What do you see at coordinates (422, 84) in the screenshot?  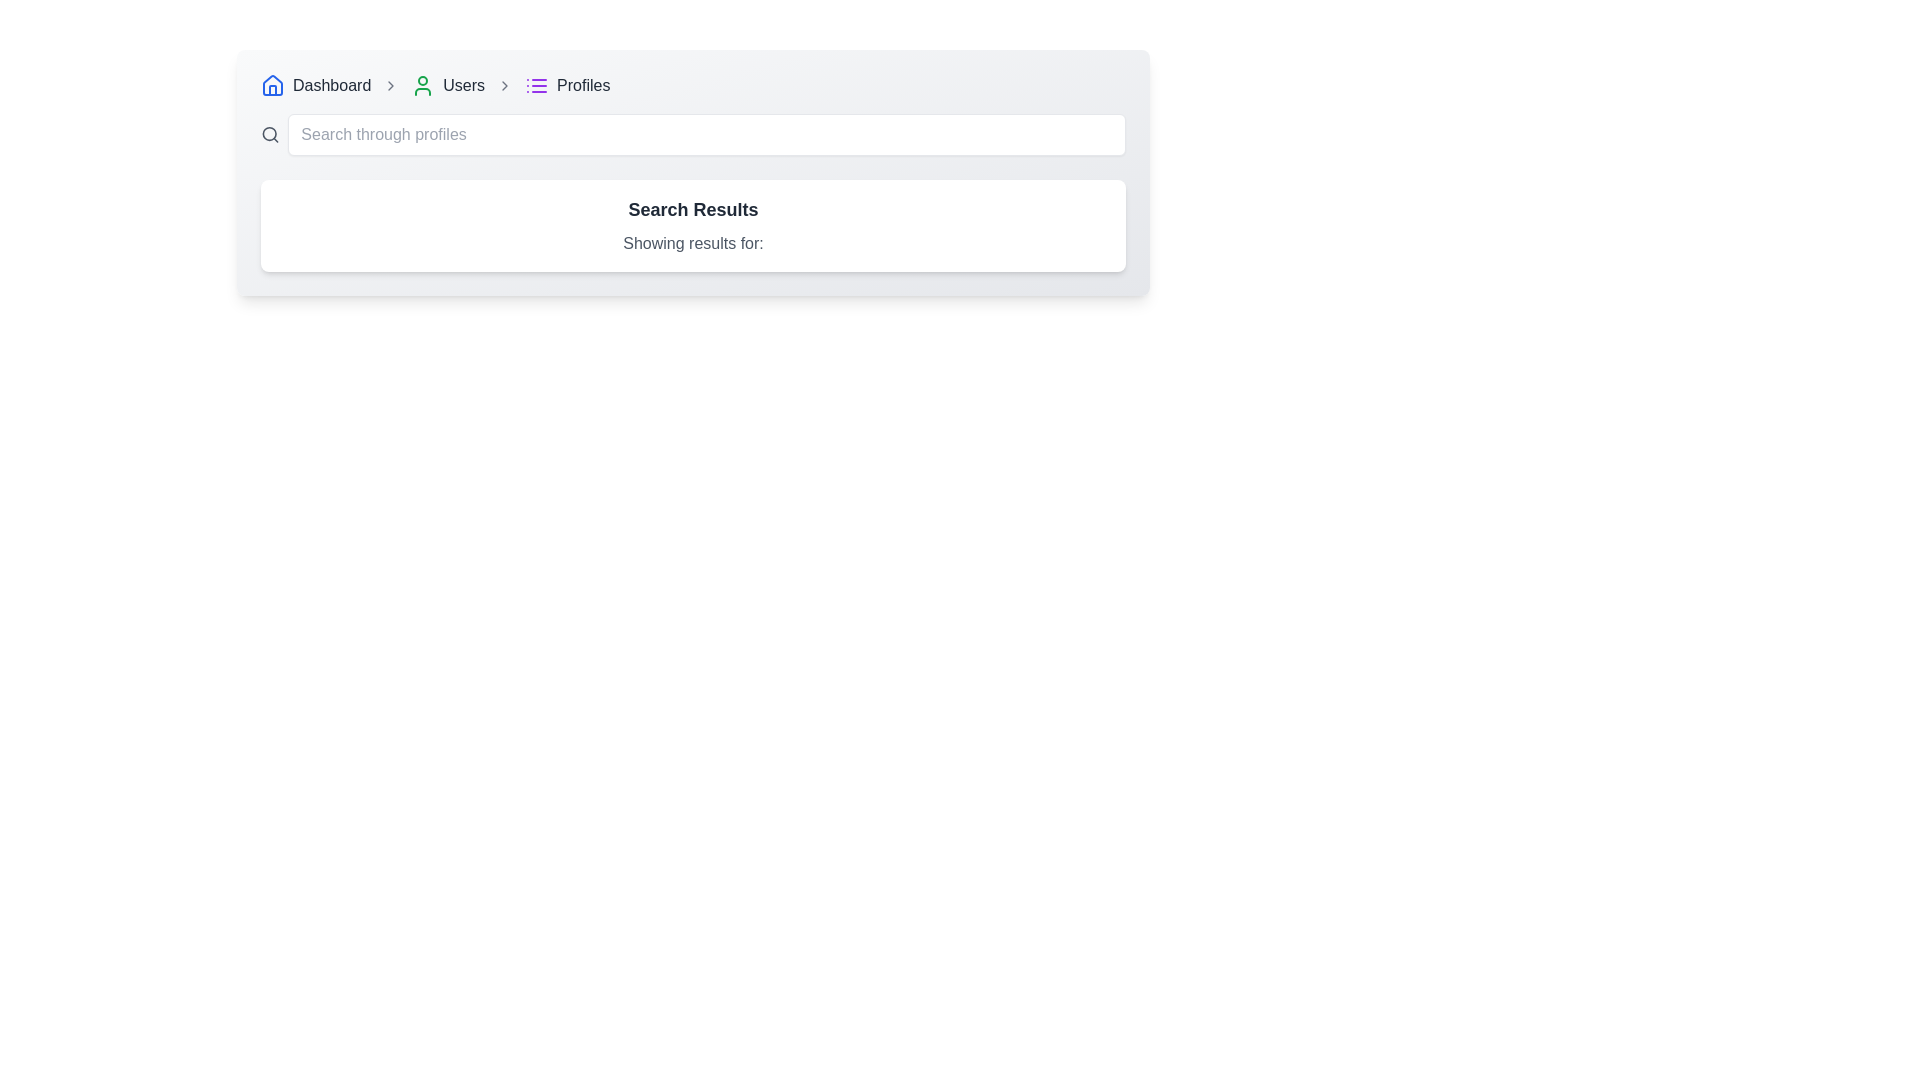 I see `the user-related icon located to the left of the 'Users' text within the navigation breadcrumb row` at bounding box center [422, 84].